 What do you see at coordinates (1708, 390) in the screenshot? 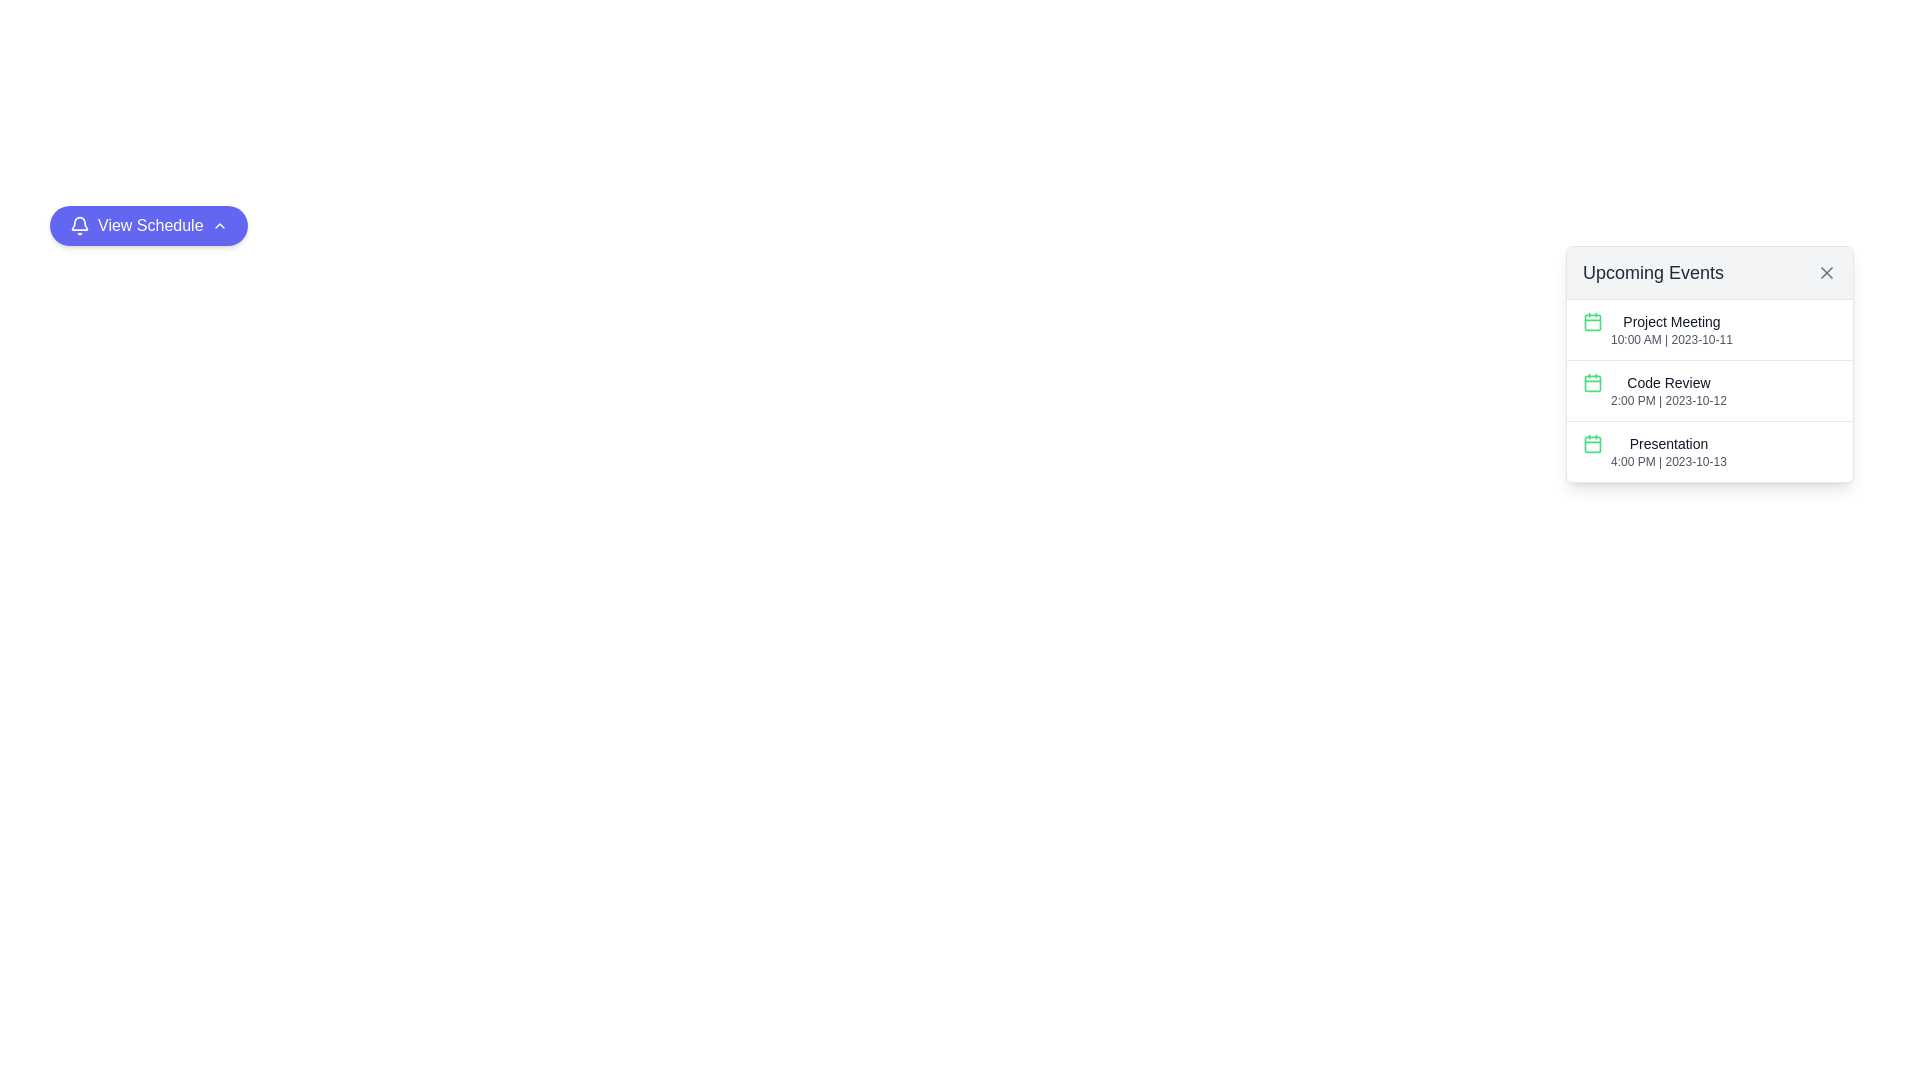
I see `the Information display item for event details that shows 'Code Review' and its scheduled date and time '2:00 PM | 2023-10-12'` at bounding box center [1708, 390].